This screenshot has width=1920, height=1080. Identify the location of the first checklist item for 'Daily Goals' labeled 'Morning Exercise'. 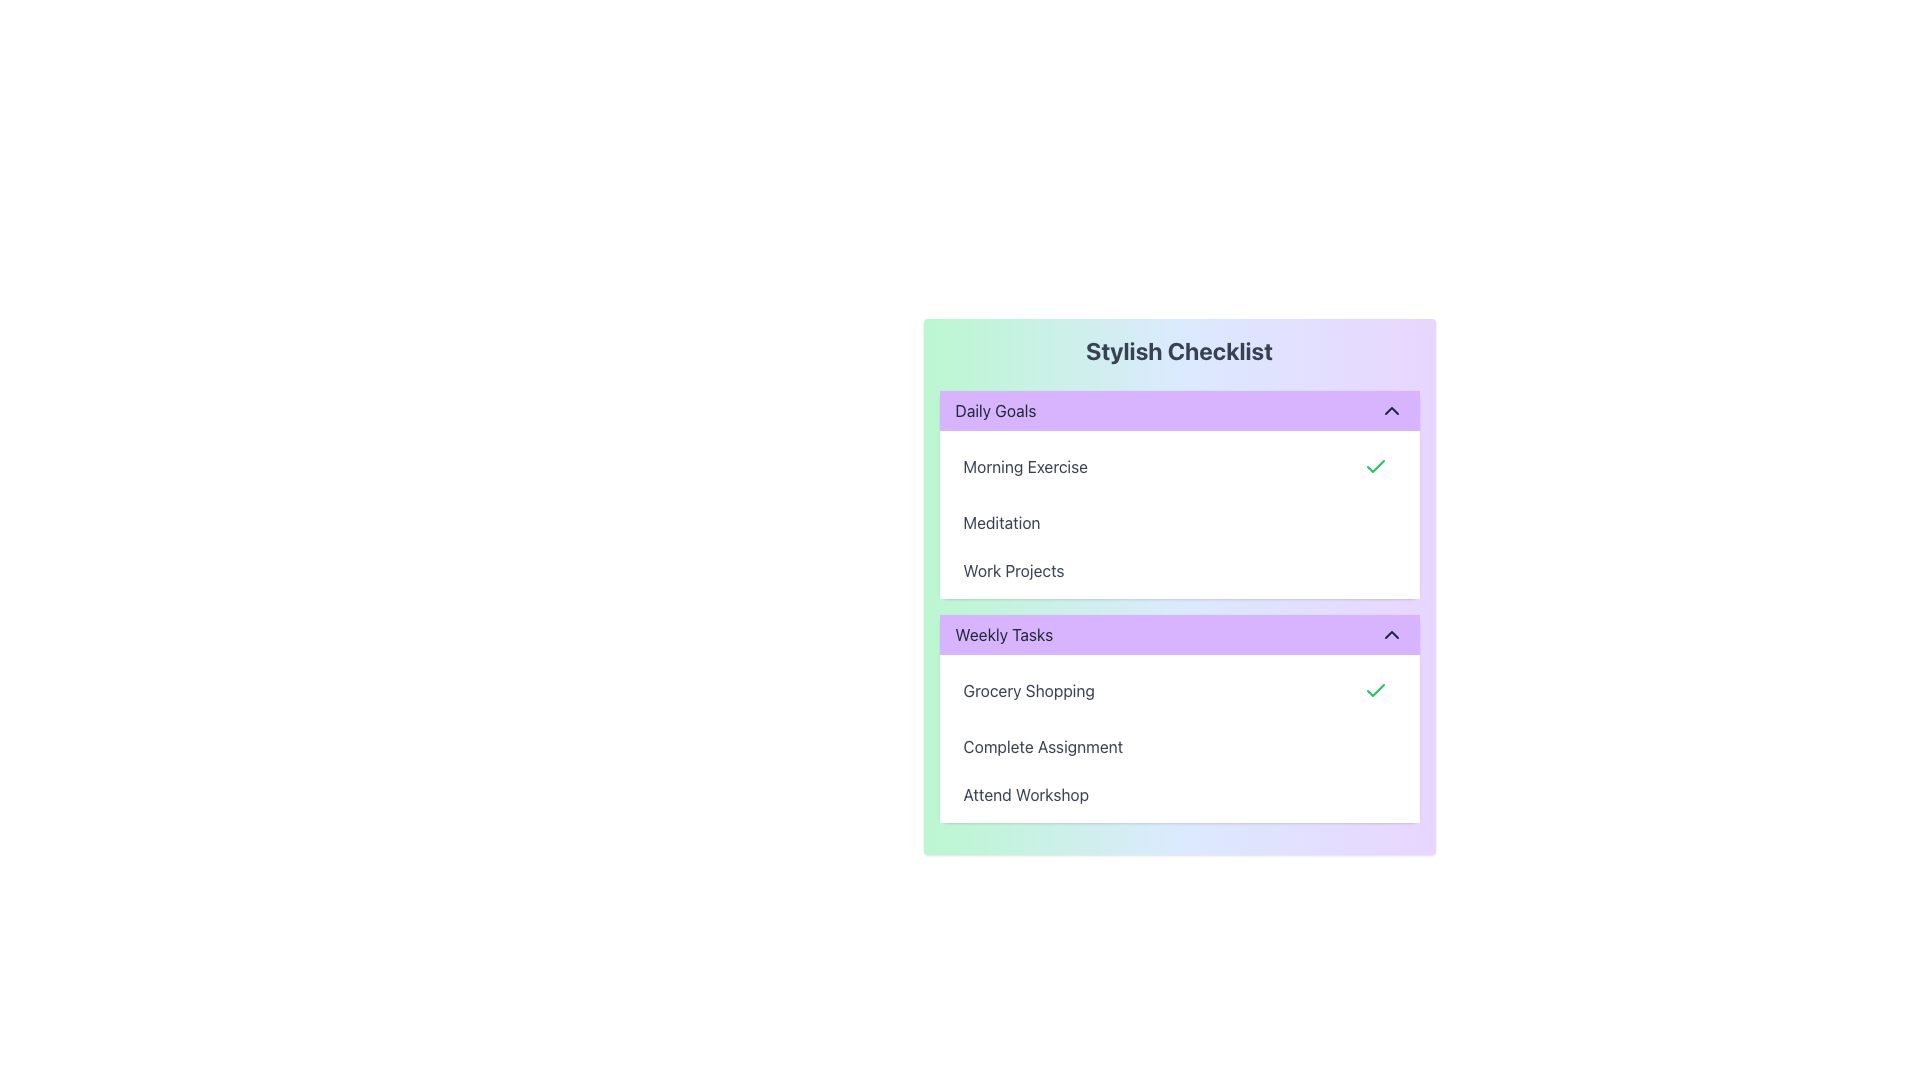
(1179, 466).